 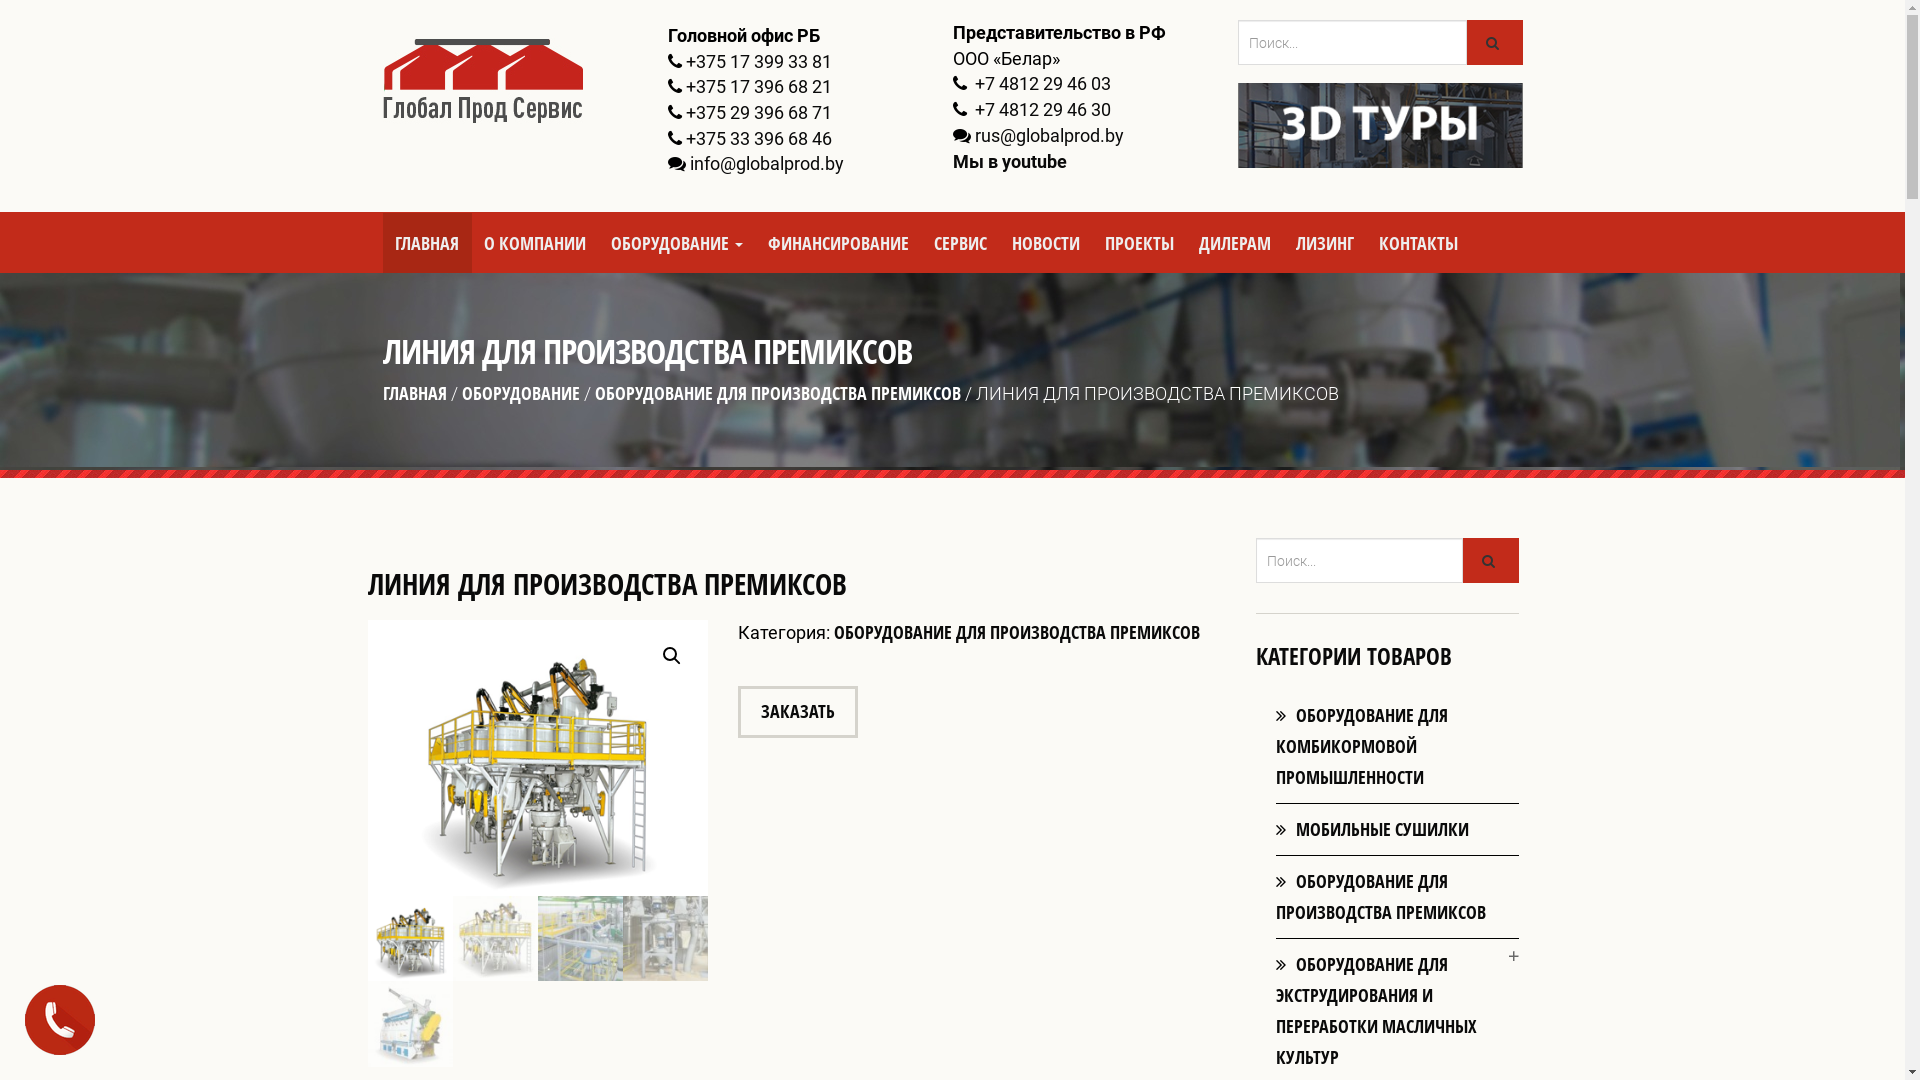 What do you see at coordinates (757, 85) in the screenshot?
I see `'+375 17 396 68 21'` at bounding box center [757, 85].